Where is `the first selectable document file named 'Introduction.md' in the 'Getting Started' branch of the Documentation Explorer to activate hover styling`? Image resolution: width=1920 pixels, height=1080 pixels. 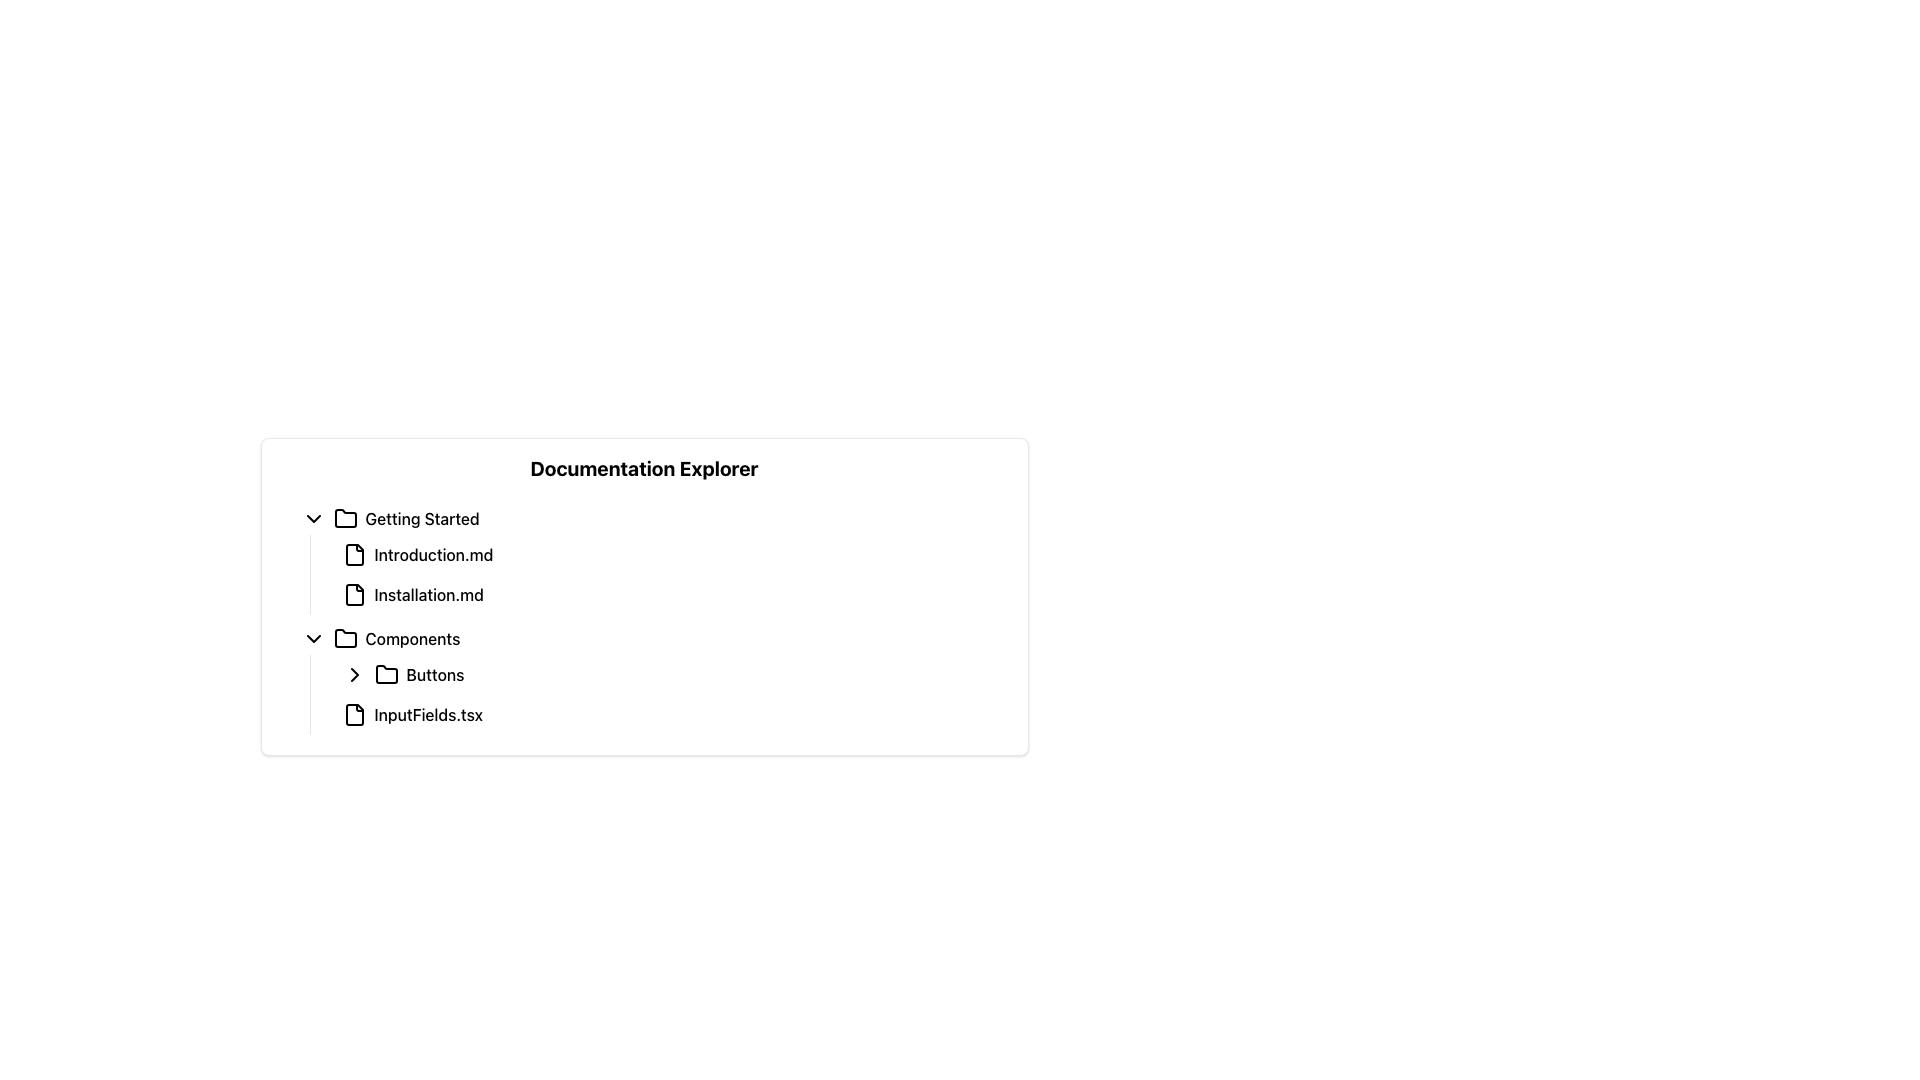
the first selectable document file named 'Introduction.md' in the 'Getting Started' branch of the Documentation Explorer to activate hover styling is located at coordinates (672, 555).